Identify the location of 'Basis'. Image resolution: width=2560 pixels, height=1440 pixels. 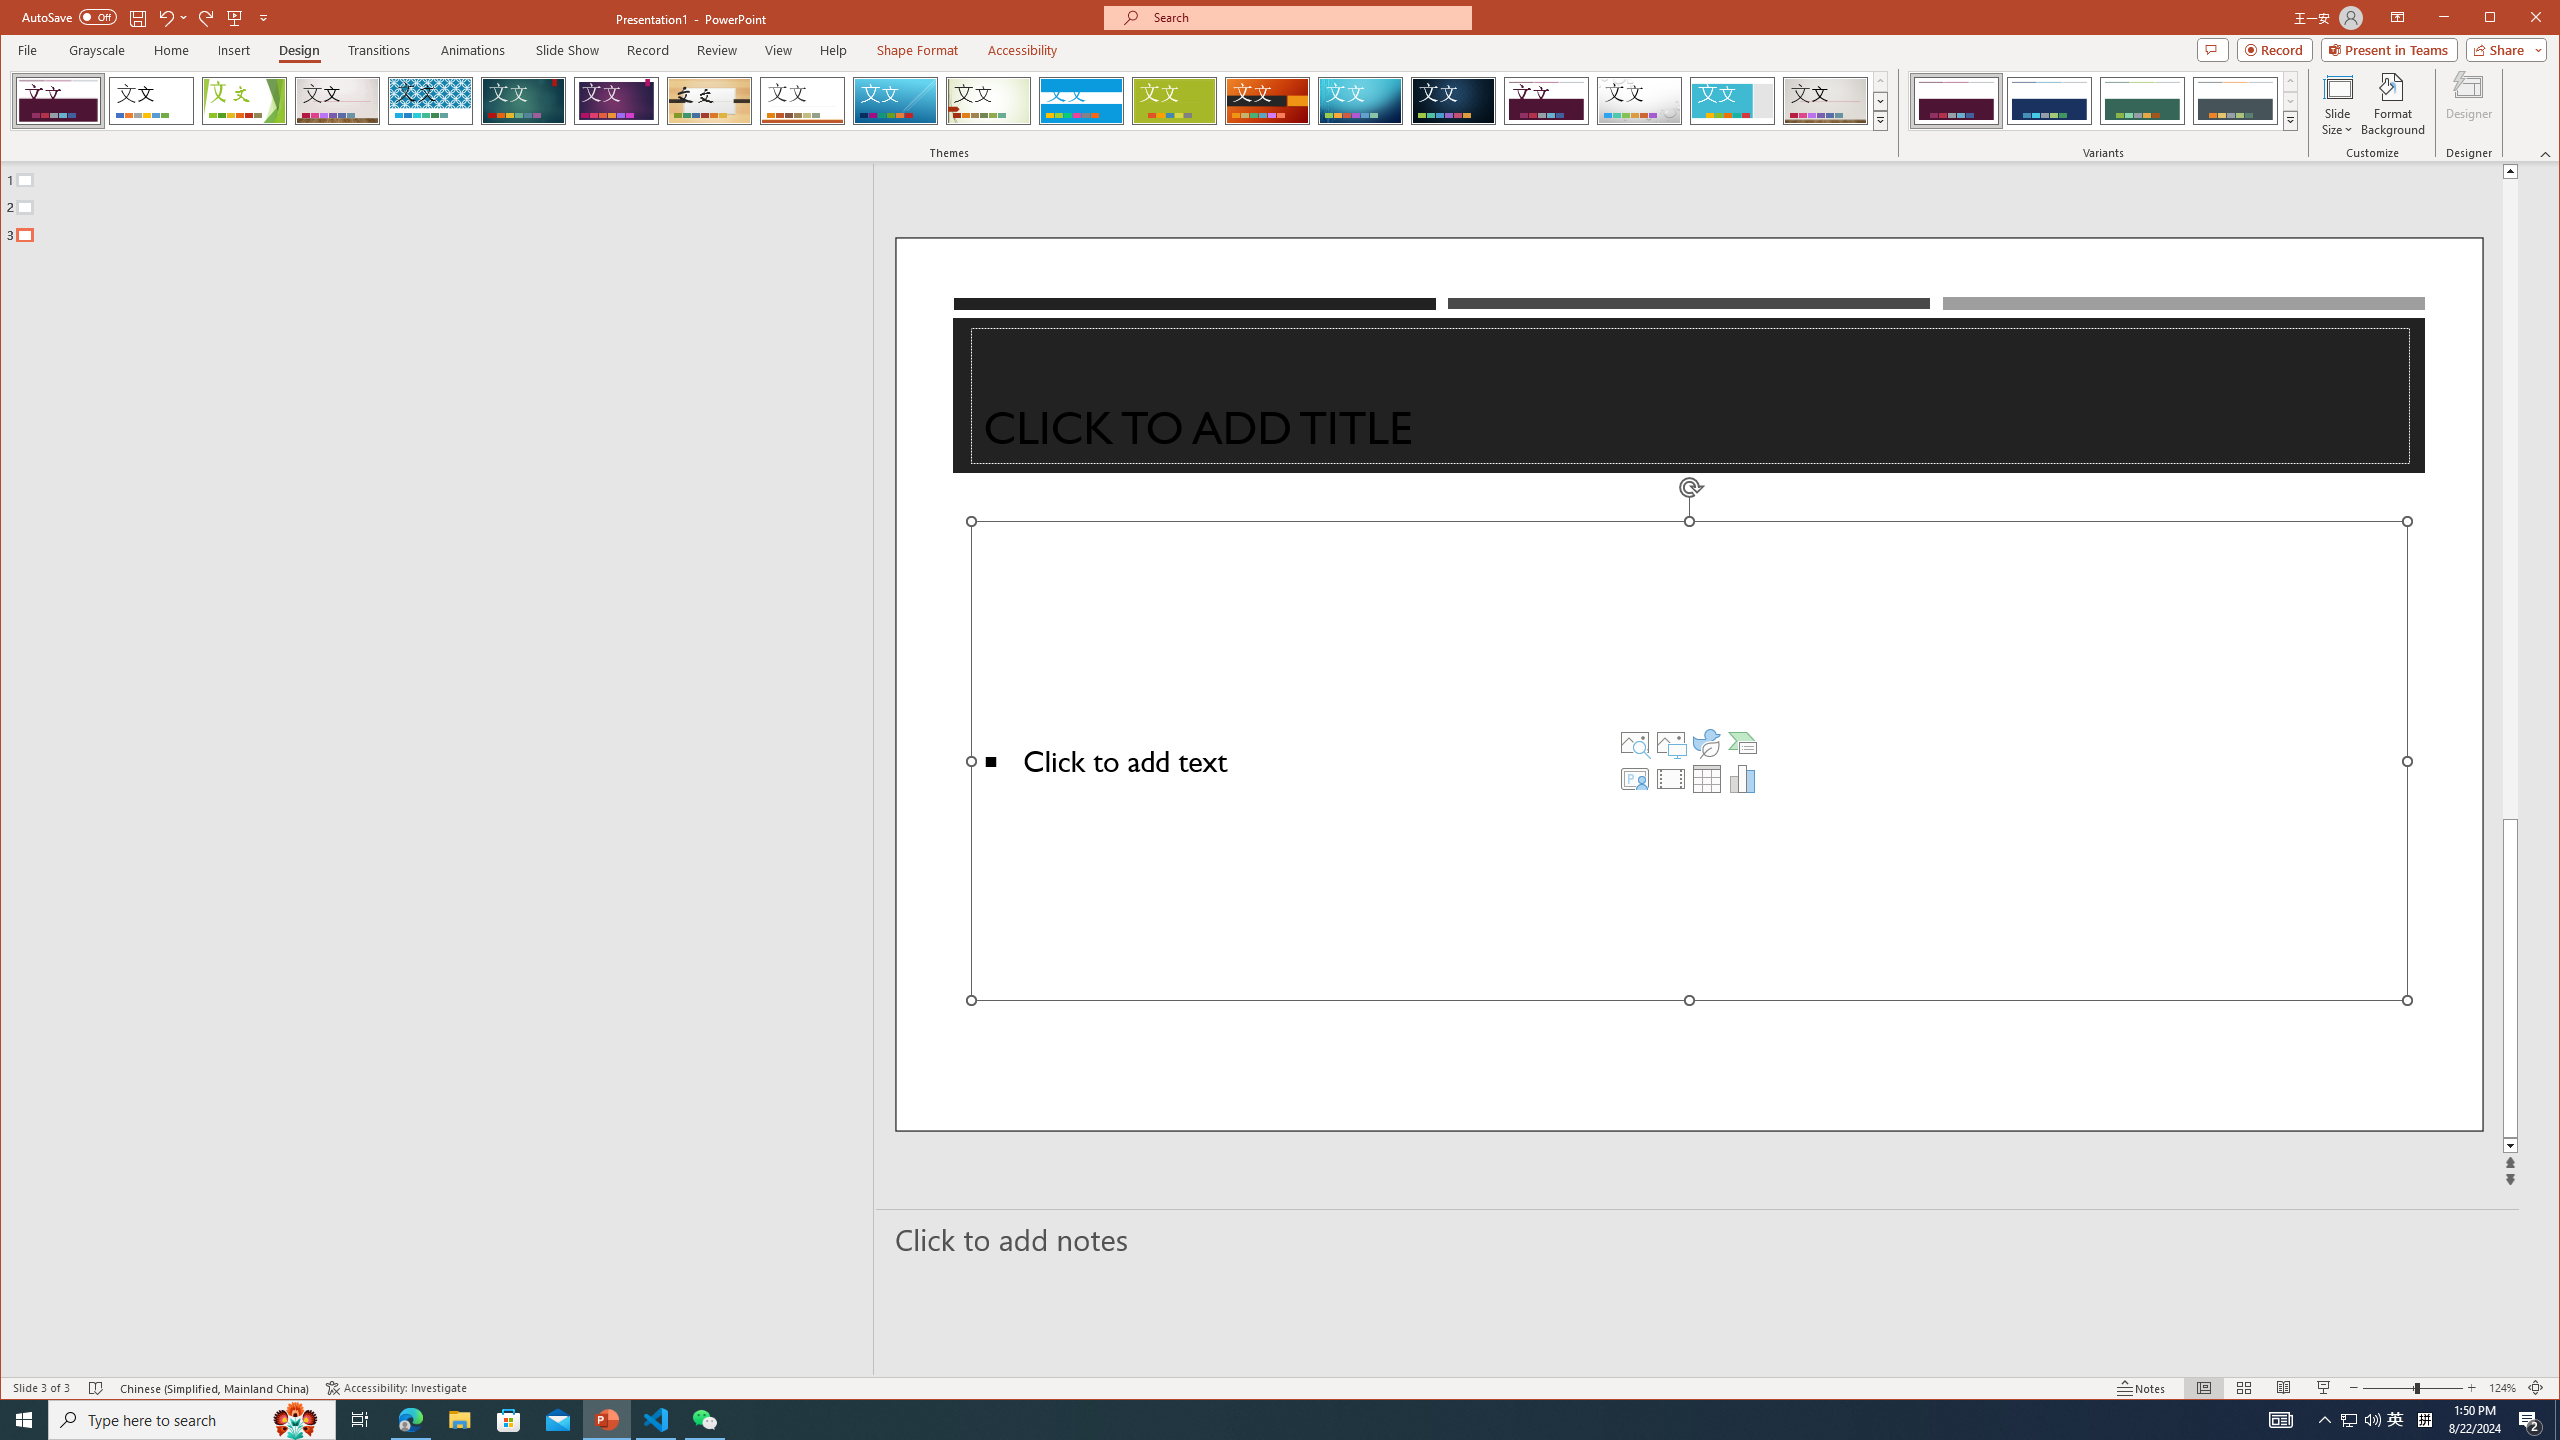
(1174, 100).